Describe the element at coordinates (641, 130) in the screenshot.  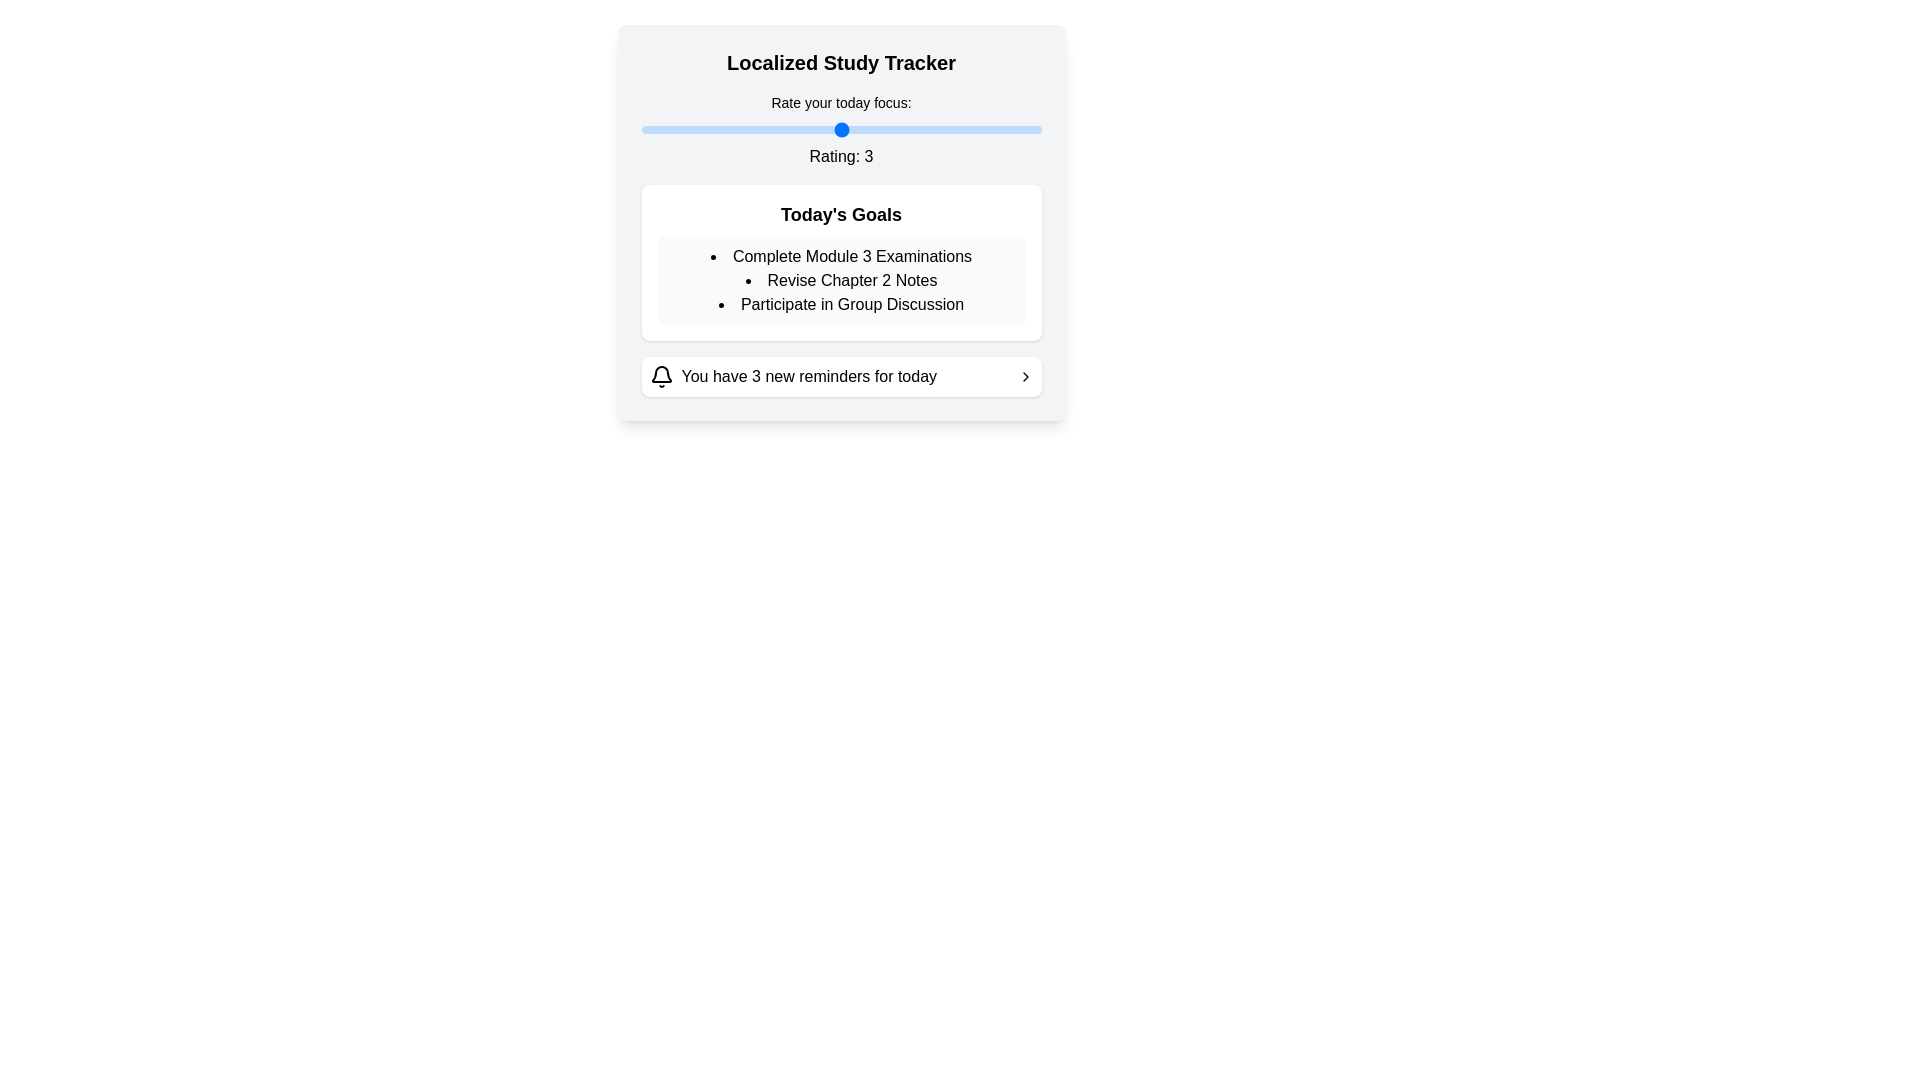
I see `the focus rating` at that location.